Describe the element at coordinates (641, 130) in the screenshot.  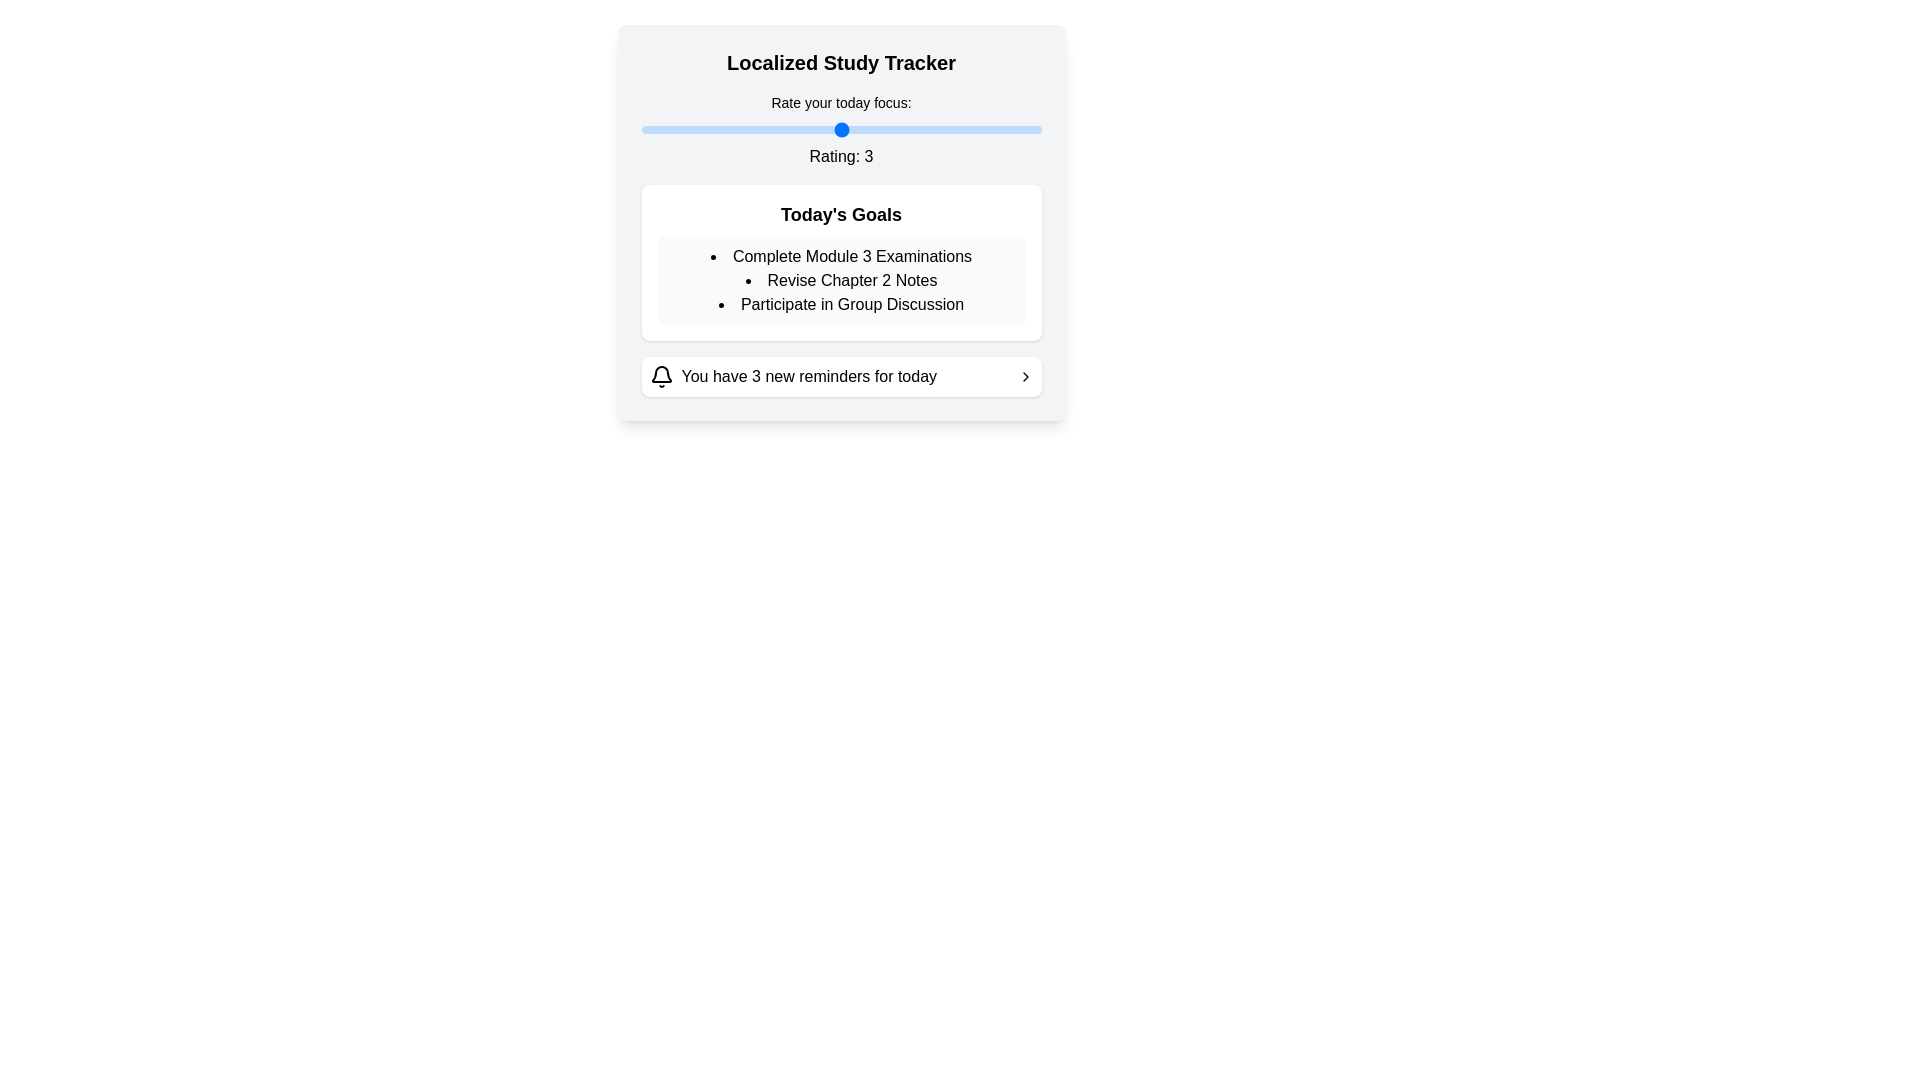
I see `the focus rating` at that location.